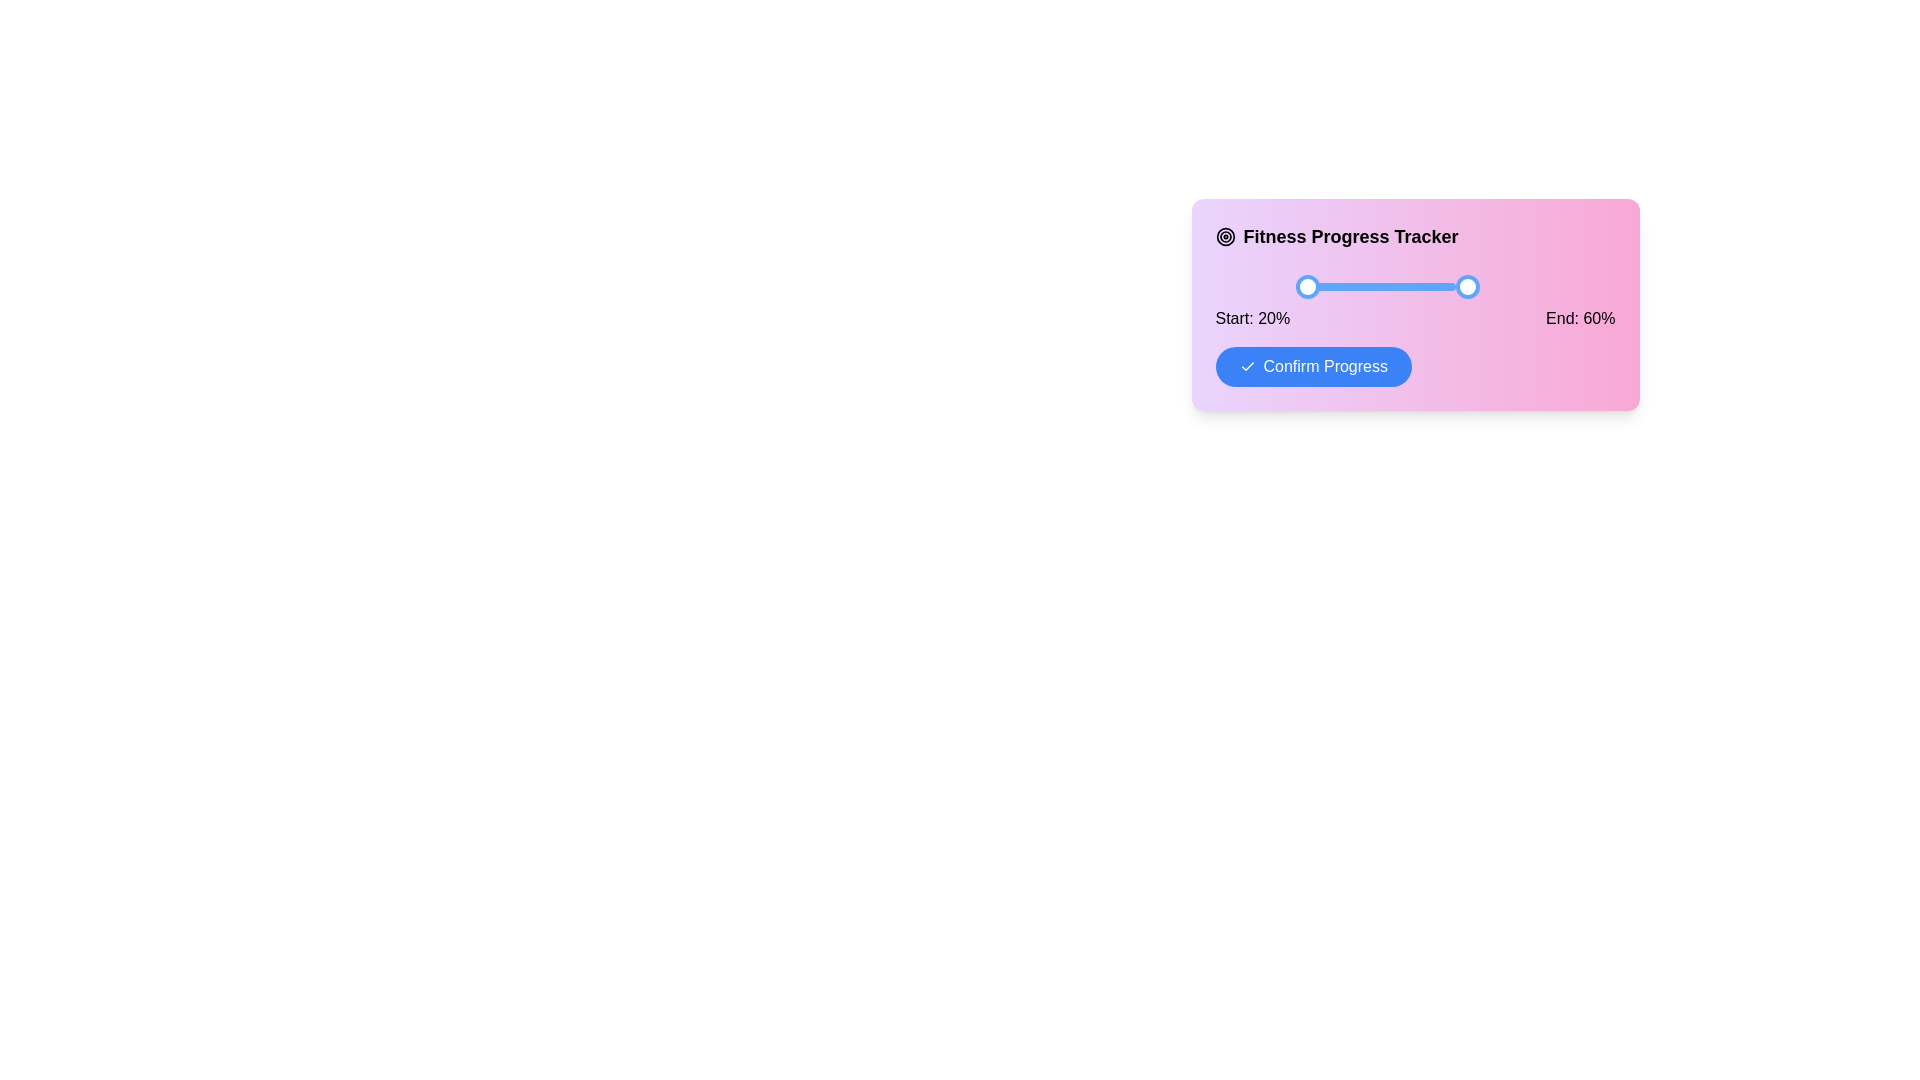 This screenshot has height=1080, width=1920. Describe the element at coordinates (1414, 235) in the screenshot. I see `the text label reading 'Fitness Progress Tracker' that is accompanied by a target icon on the left and set against a pink gradient background` at that location.